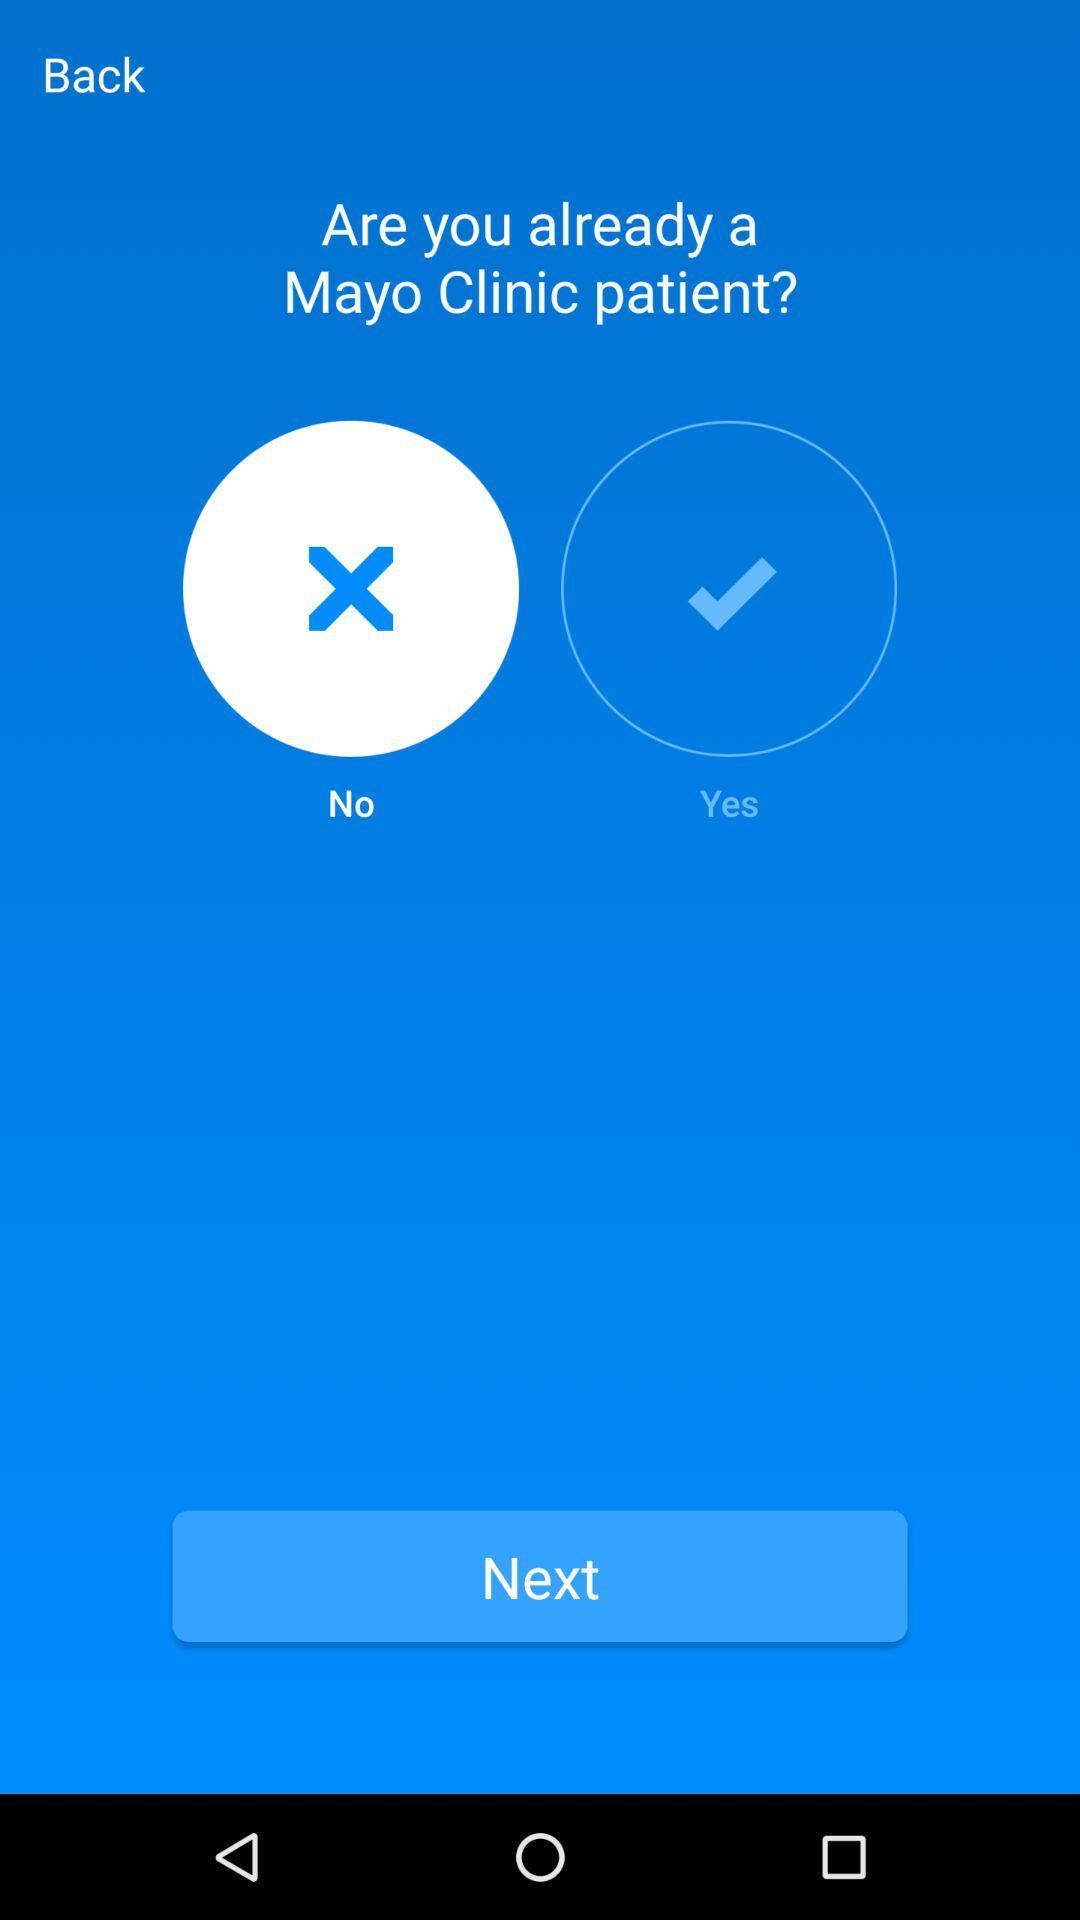  What do you see at coordinates (350, 623) in the screenshot?
I see `no` at bounding box center [350, 623].